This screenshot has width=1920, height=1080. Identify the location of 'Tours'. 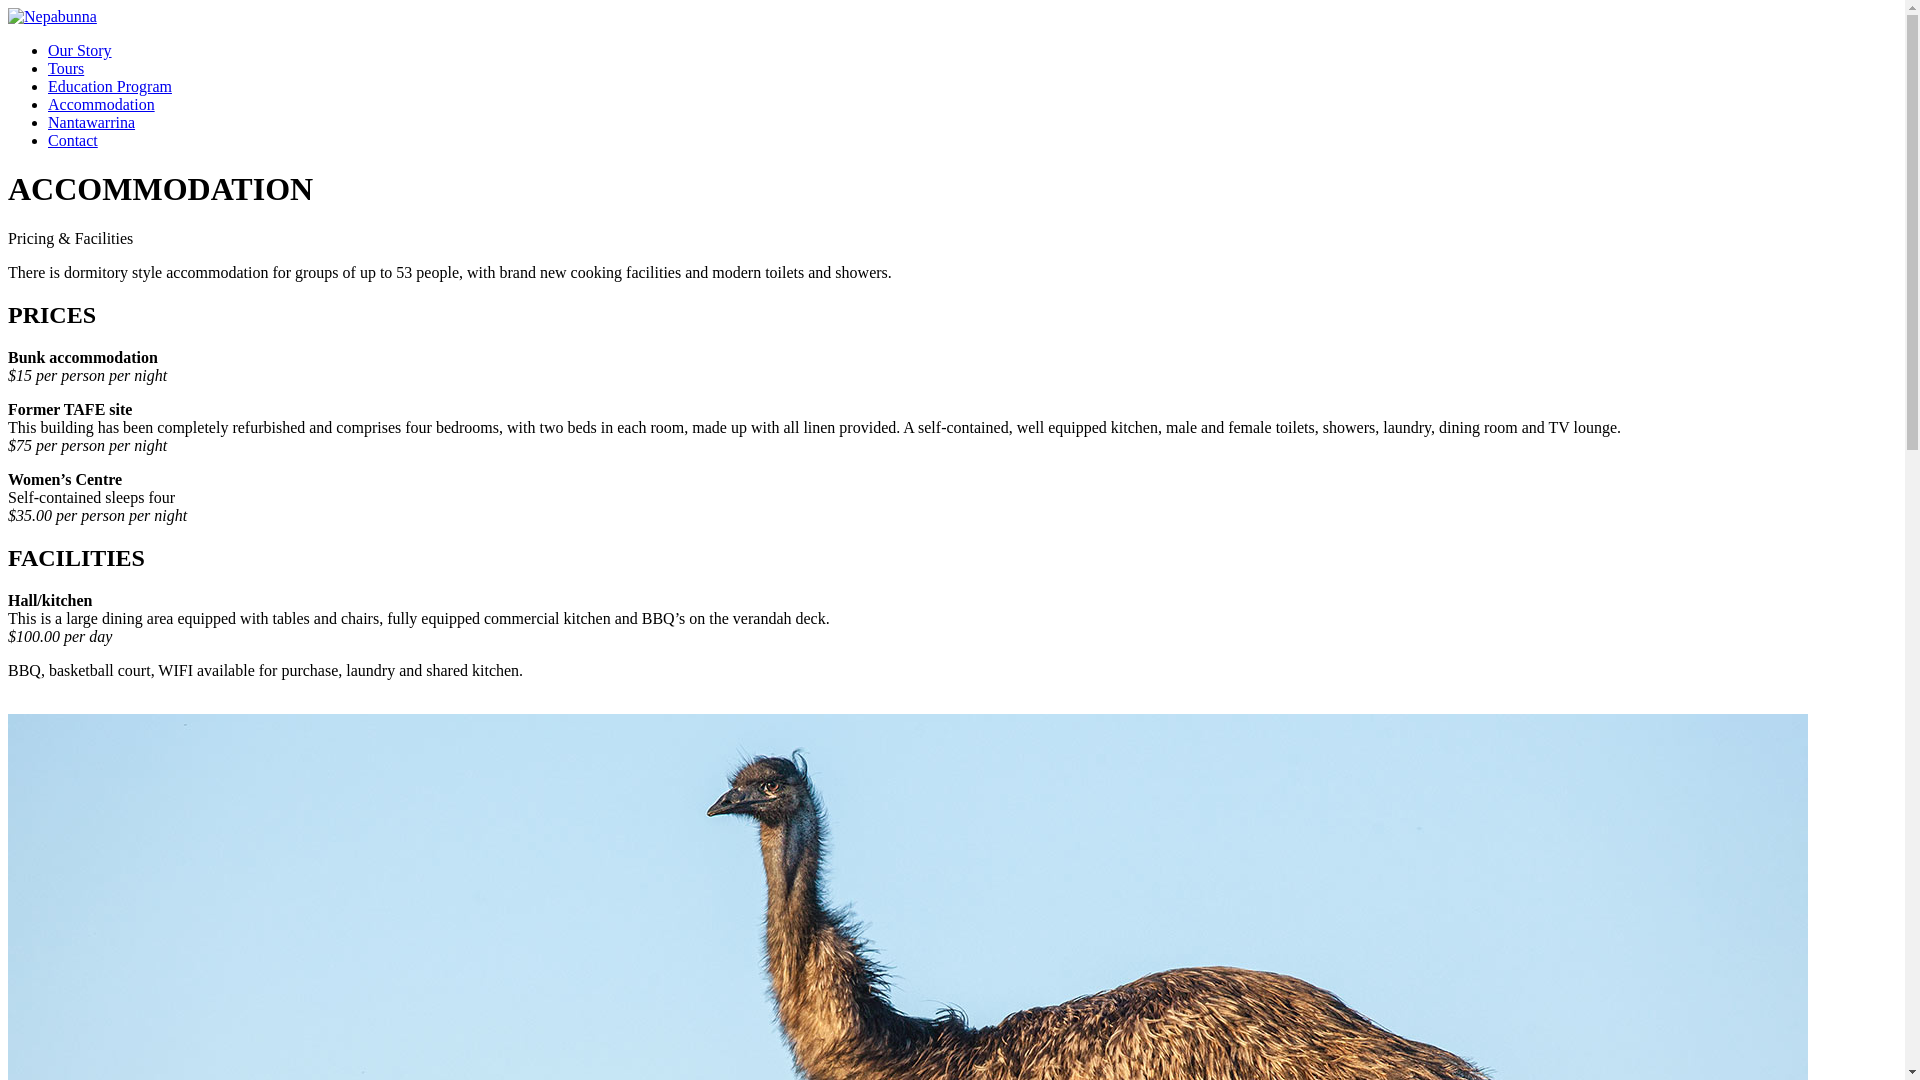
(66, 67).